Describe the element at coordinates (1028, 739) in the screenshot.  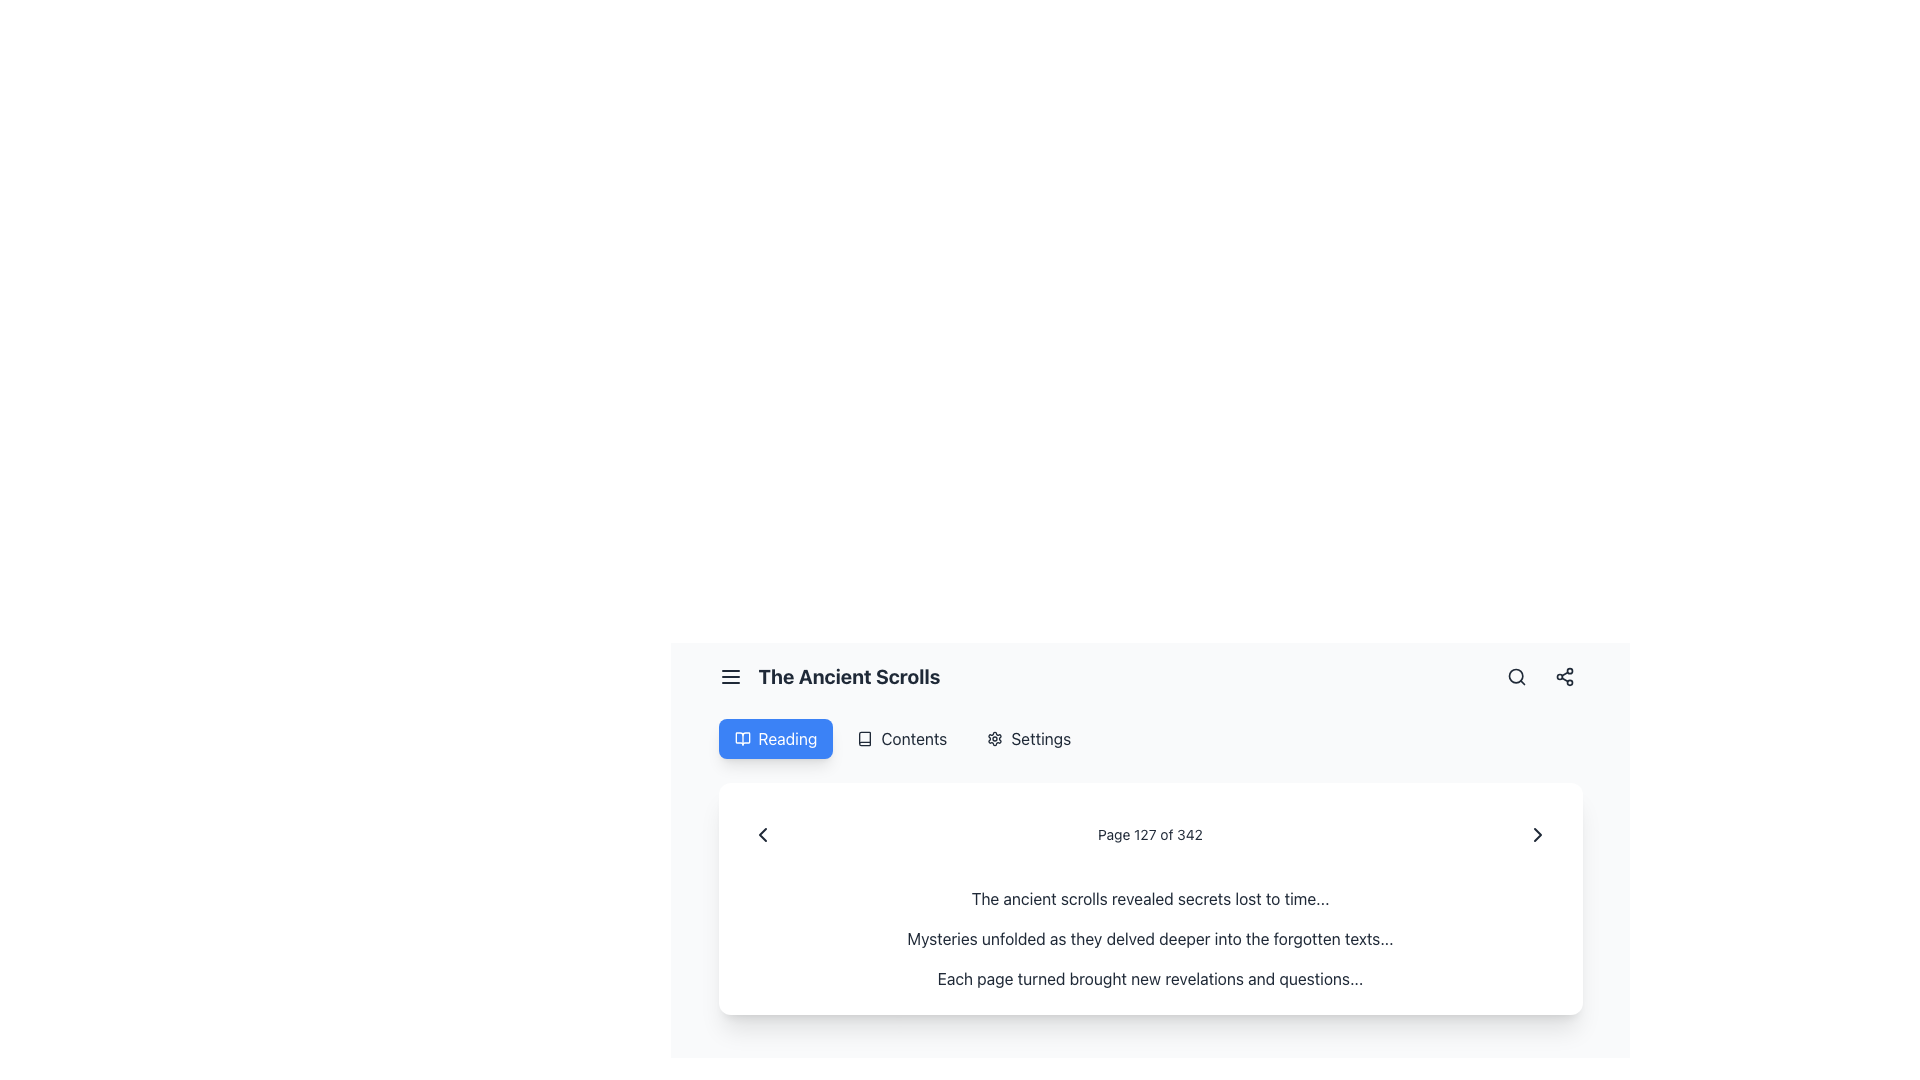
I see `the 'Settings' button, which is a rectangular button with a gear icon and rounded borders, located as the rightmost button among 'Reading', 'Contents', and 'Settings'` at that location.